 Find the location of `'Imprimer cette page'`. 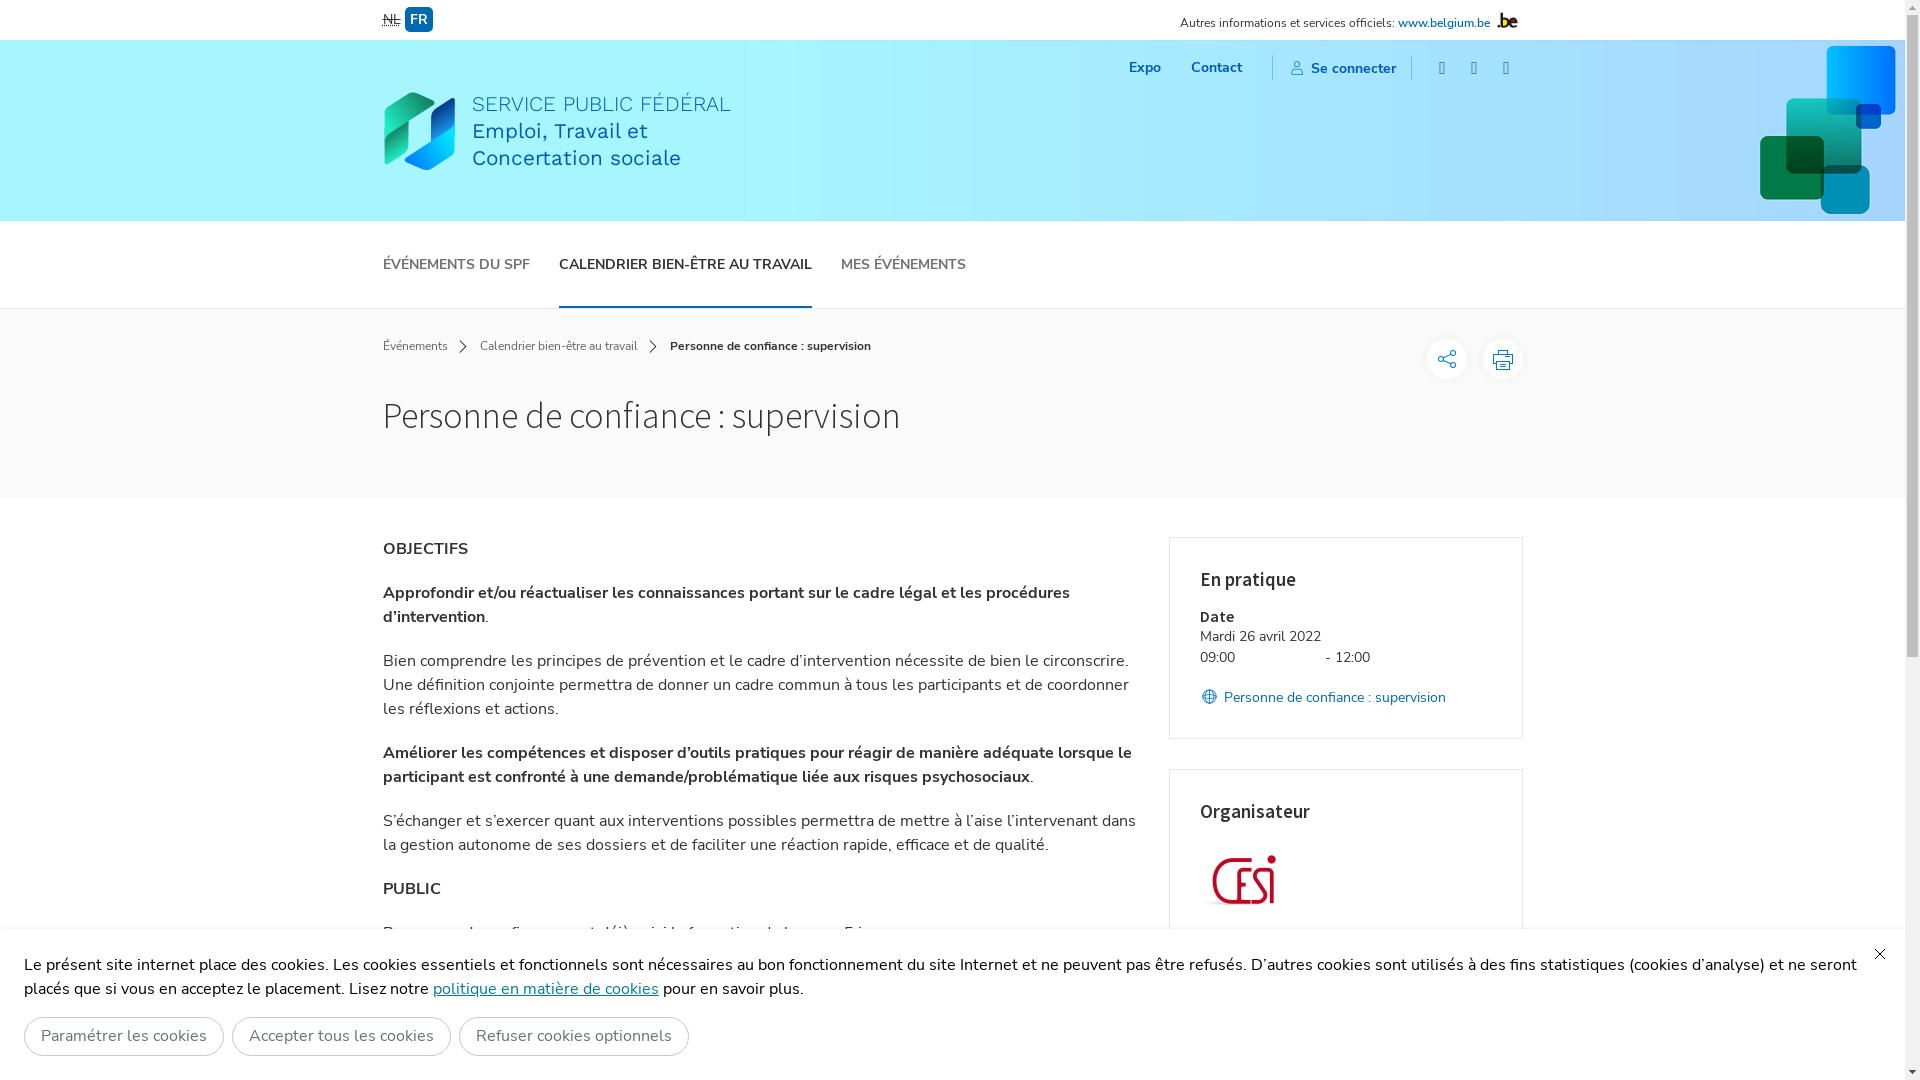

'Imprimer cette page' is located at coordinates (1502, 357).